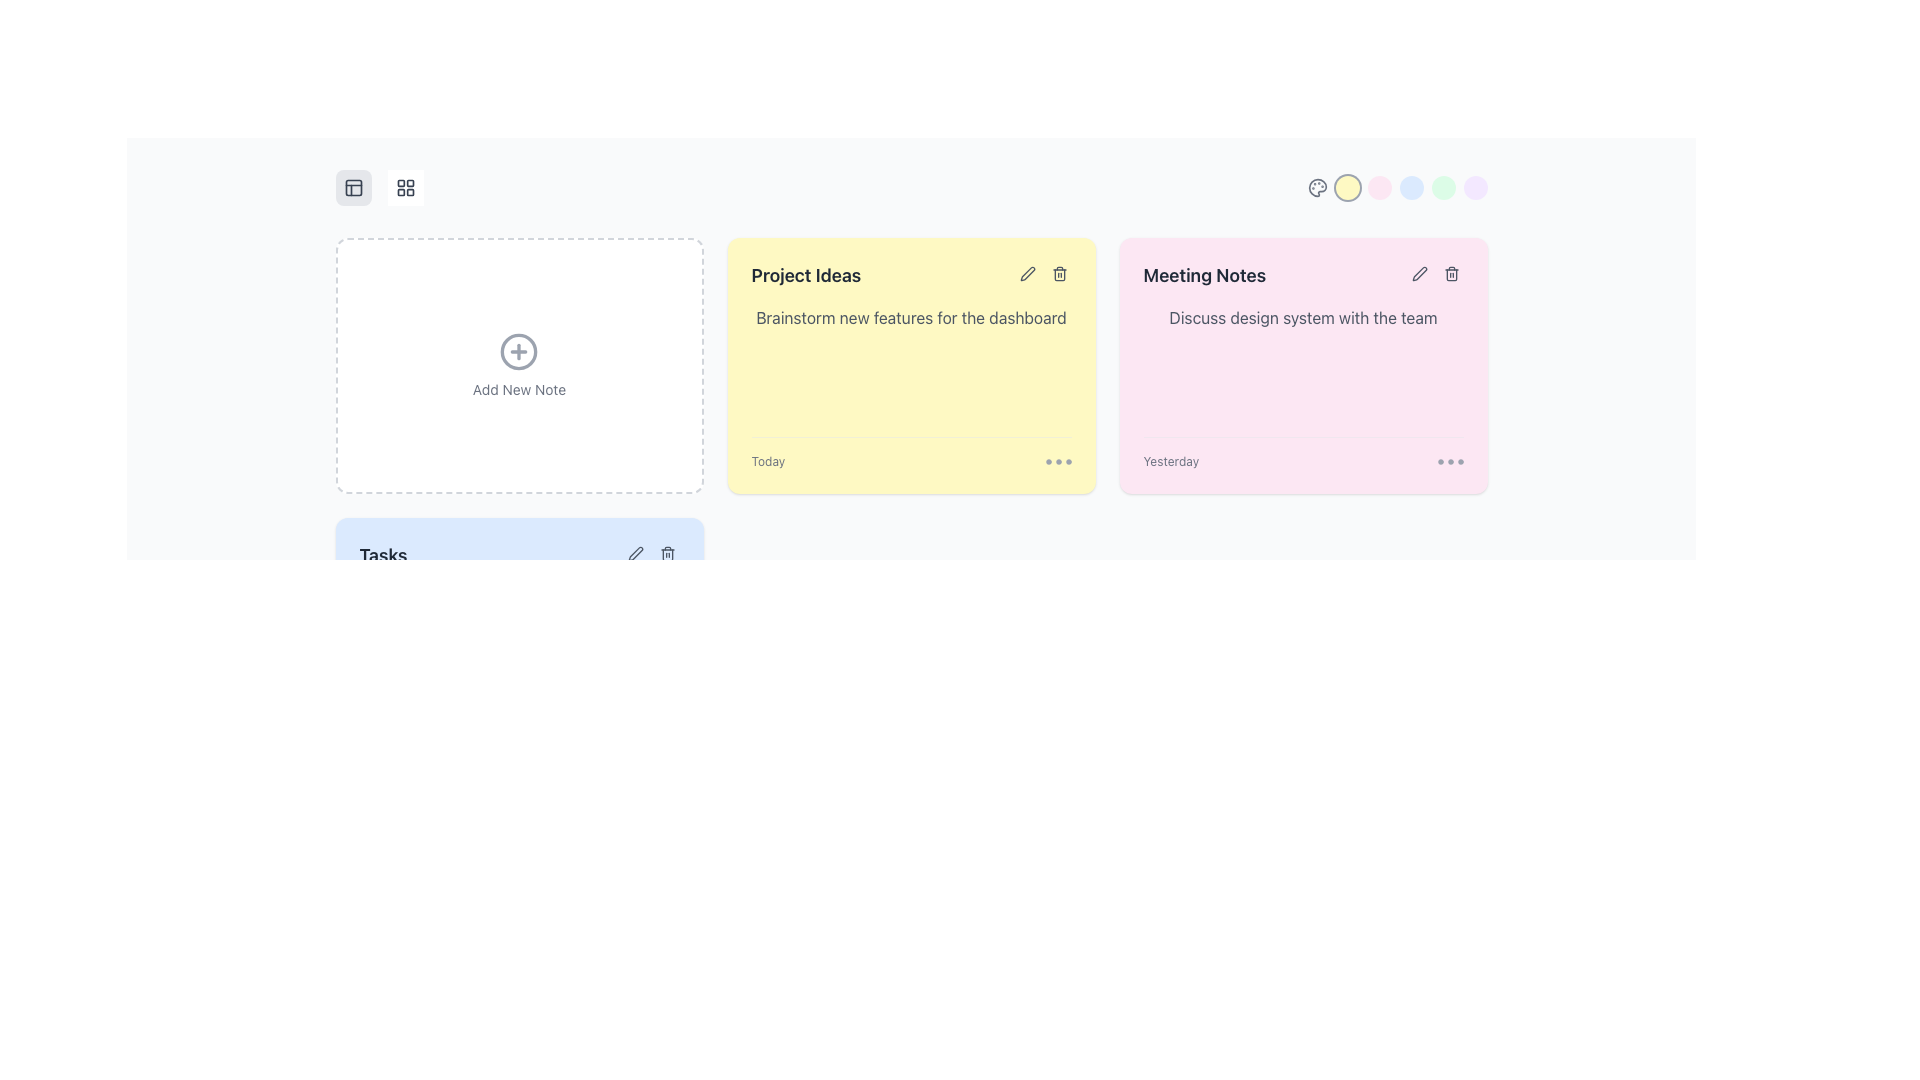  Describe the element at coordinates (1317, 188) in the screenshot. I see `the painter's palette icon, which is a gray circular SVG graphic with small circles representing paint wells, located at the top-right area of the interface` at that location.